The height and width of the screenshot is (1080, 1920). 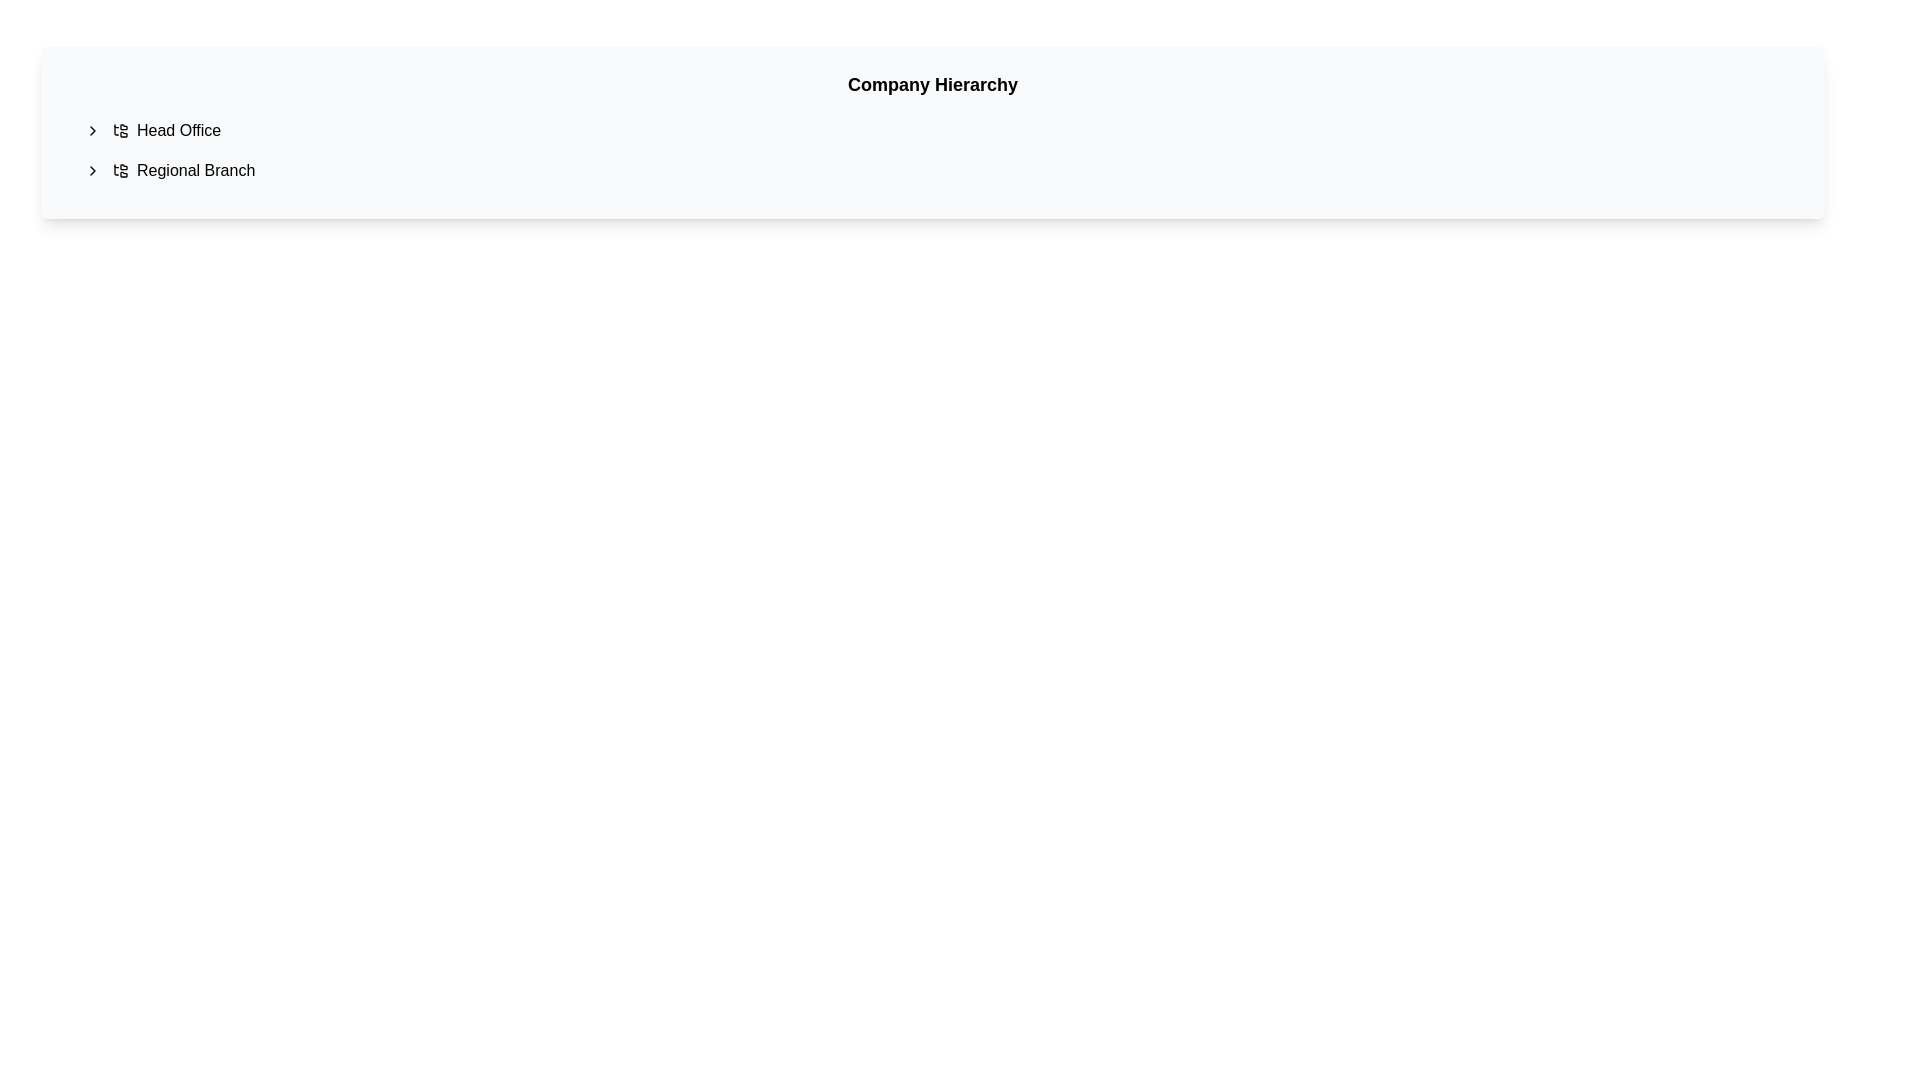 I want to click on the Chevron-Right icon that indicates expandable content for the 'Regional Branch' label to trigger a visual change, so click(x=91, y=169).